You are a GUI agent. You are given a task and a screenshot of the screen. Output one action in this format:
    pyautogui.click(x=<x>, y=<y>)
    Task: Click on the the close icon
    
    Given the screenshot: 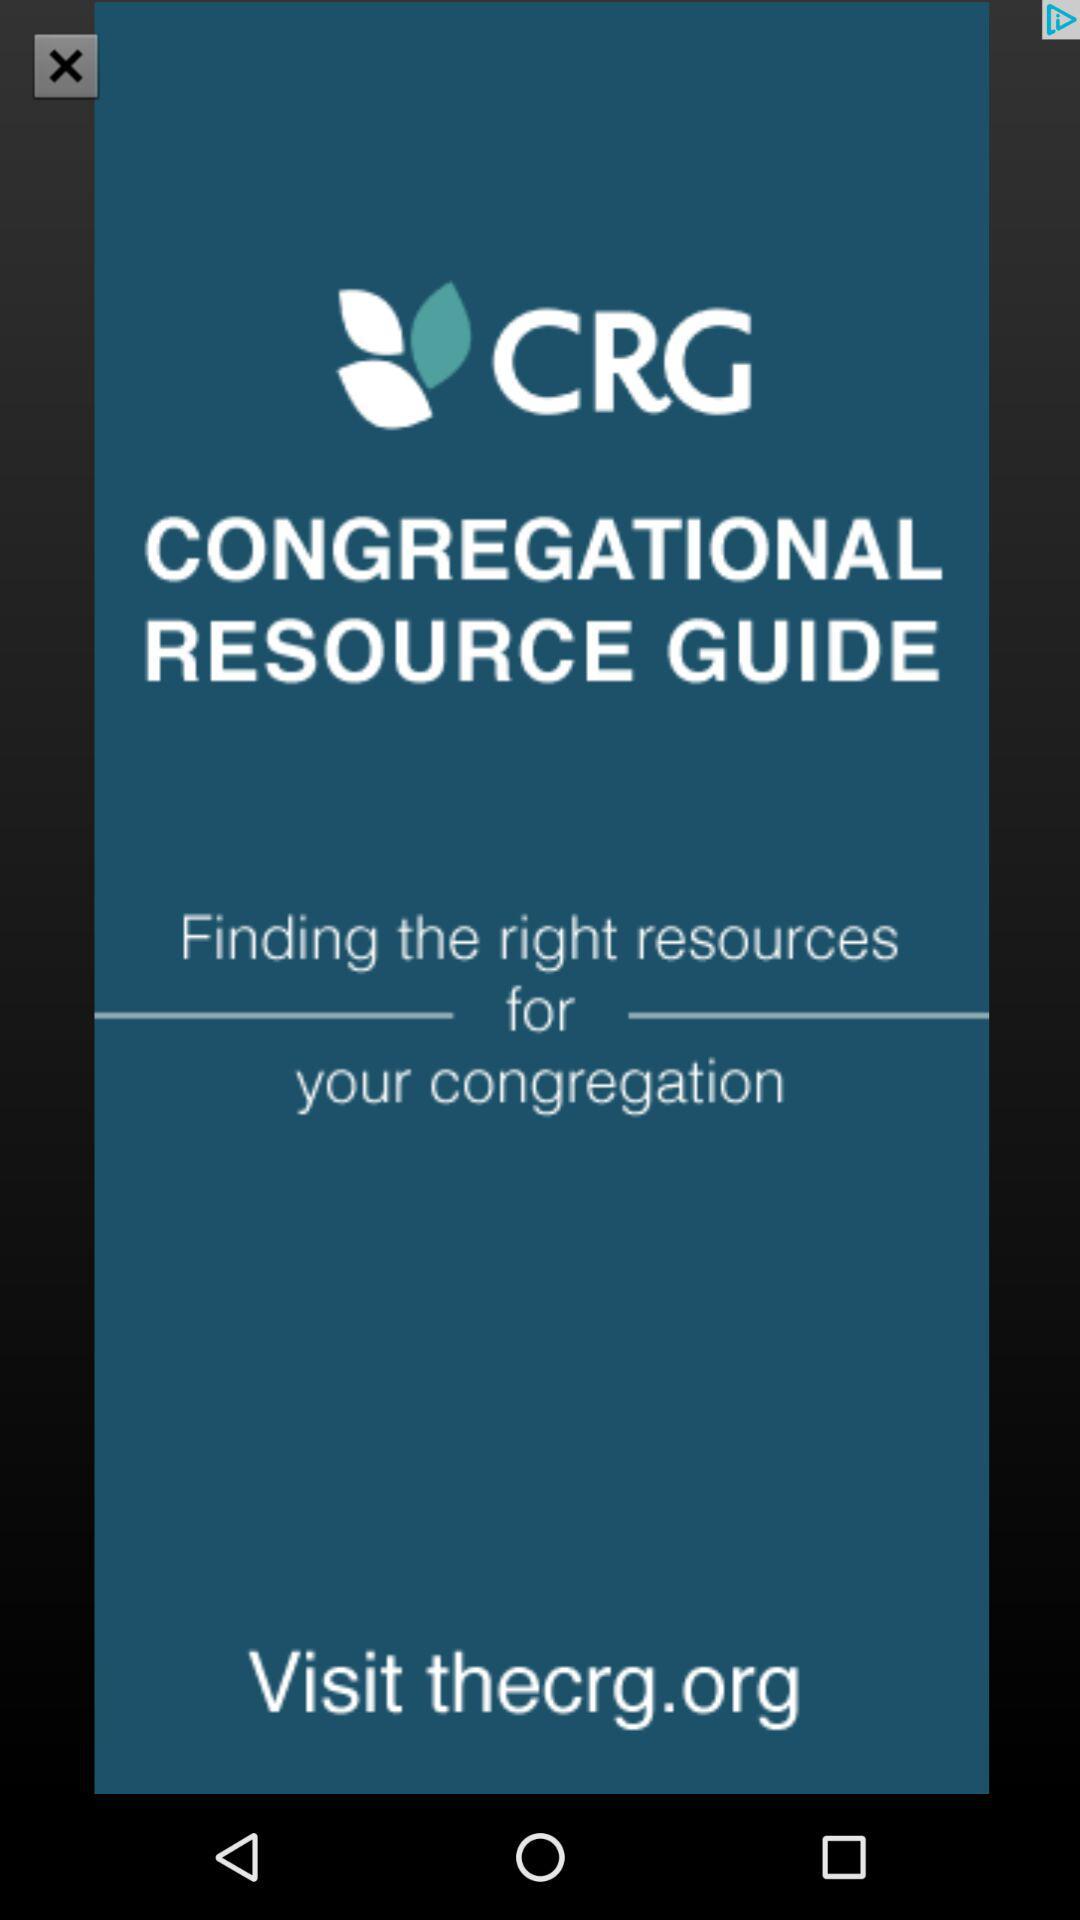 What is the action you would take?
    pyautogui.click(x=64, y=70)
    